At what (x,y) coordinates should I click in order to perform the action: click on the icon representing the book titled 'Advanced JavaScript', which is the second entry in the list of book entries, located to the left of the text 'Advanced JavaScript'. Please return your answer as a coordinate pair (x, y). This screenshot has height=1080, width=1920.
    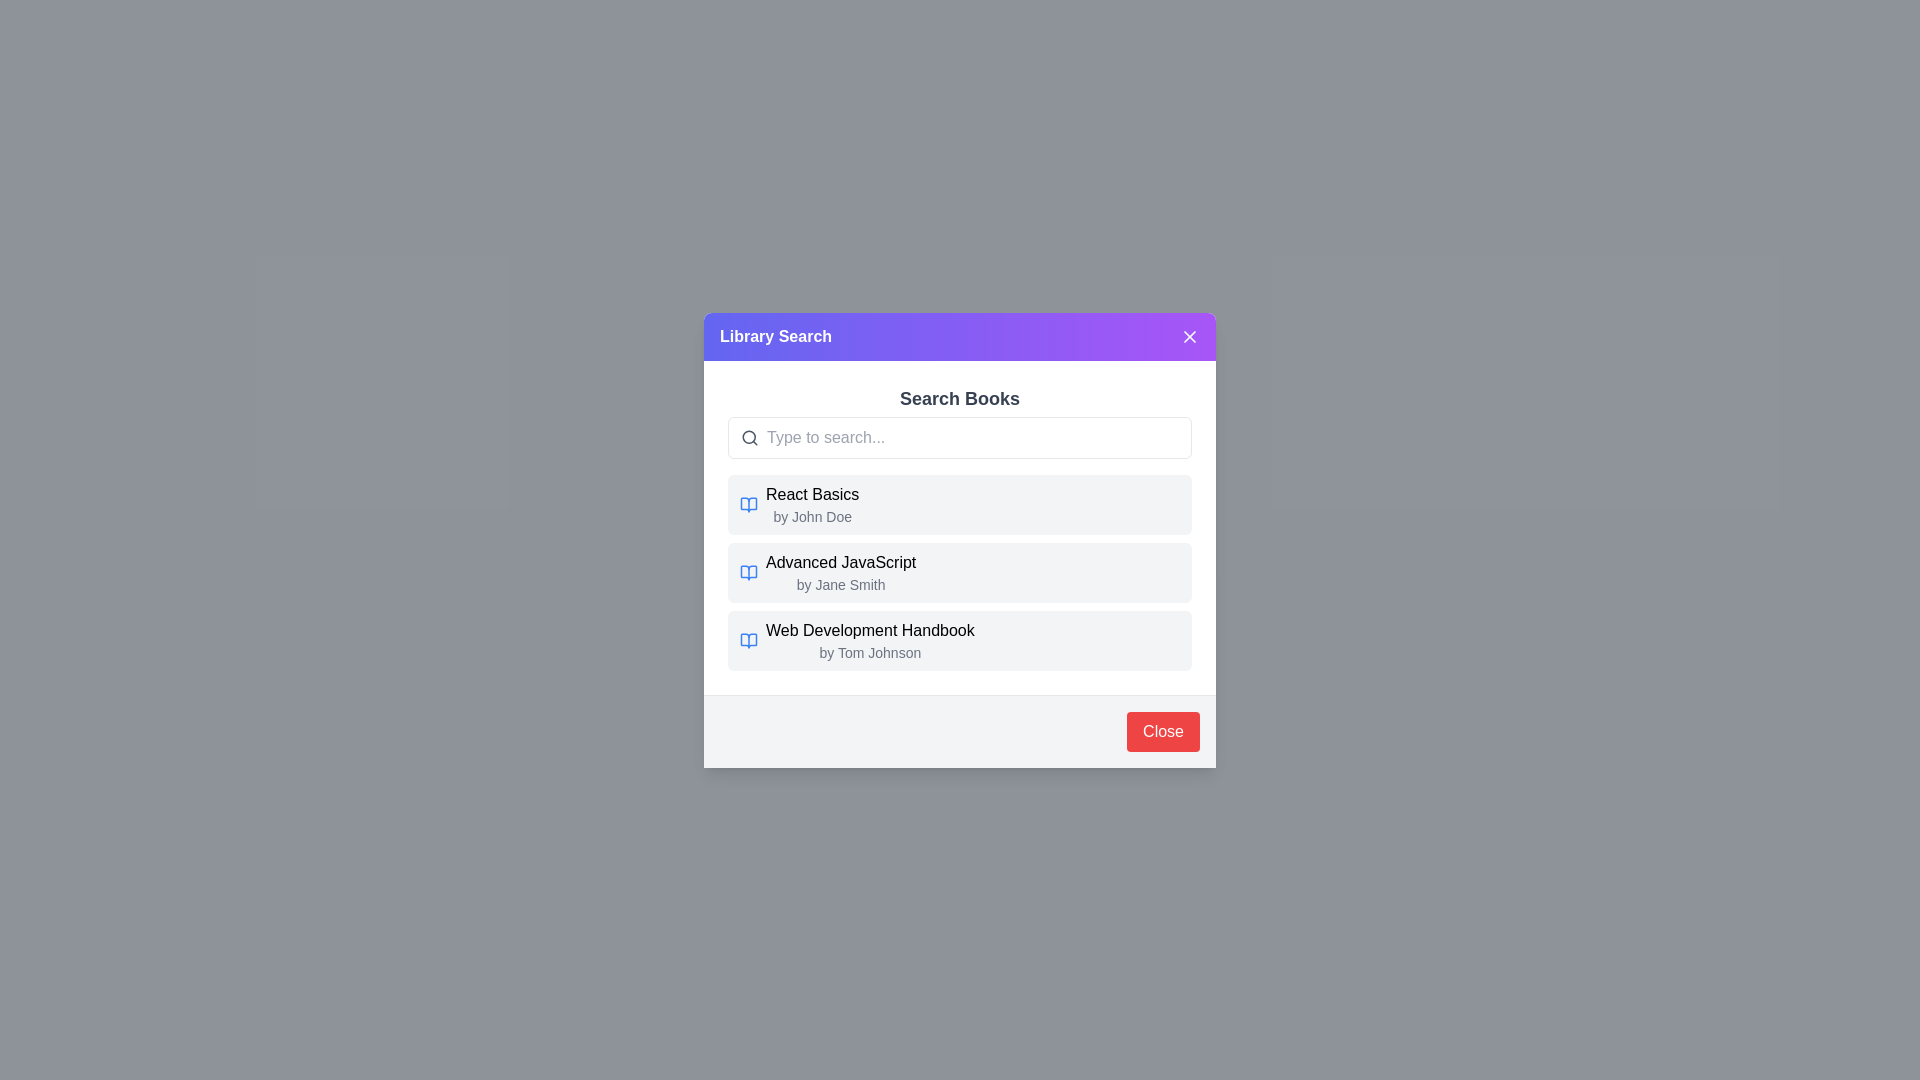
    Looking at the image, I should click on (747, 572).